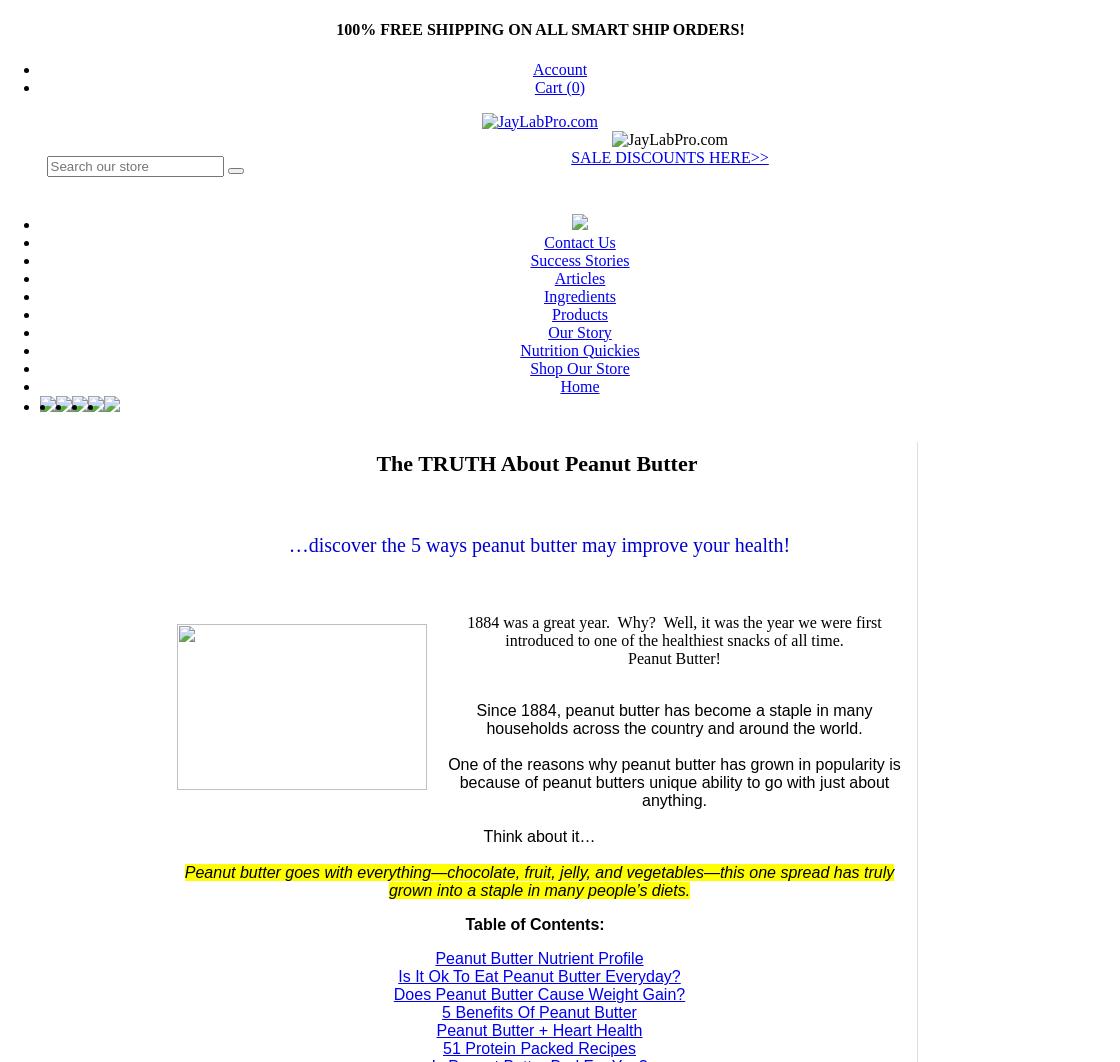  Describe the element at coordinates (579, 348) in the screenshot. I see `'Nutrition Quickies'` at that location.